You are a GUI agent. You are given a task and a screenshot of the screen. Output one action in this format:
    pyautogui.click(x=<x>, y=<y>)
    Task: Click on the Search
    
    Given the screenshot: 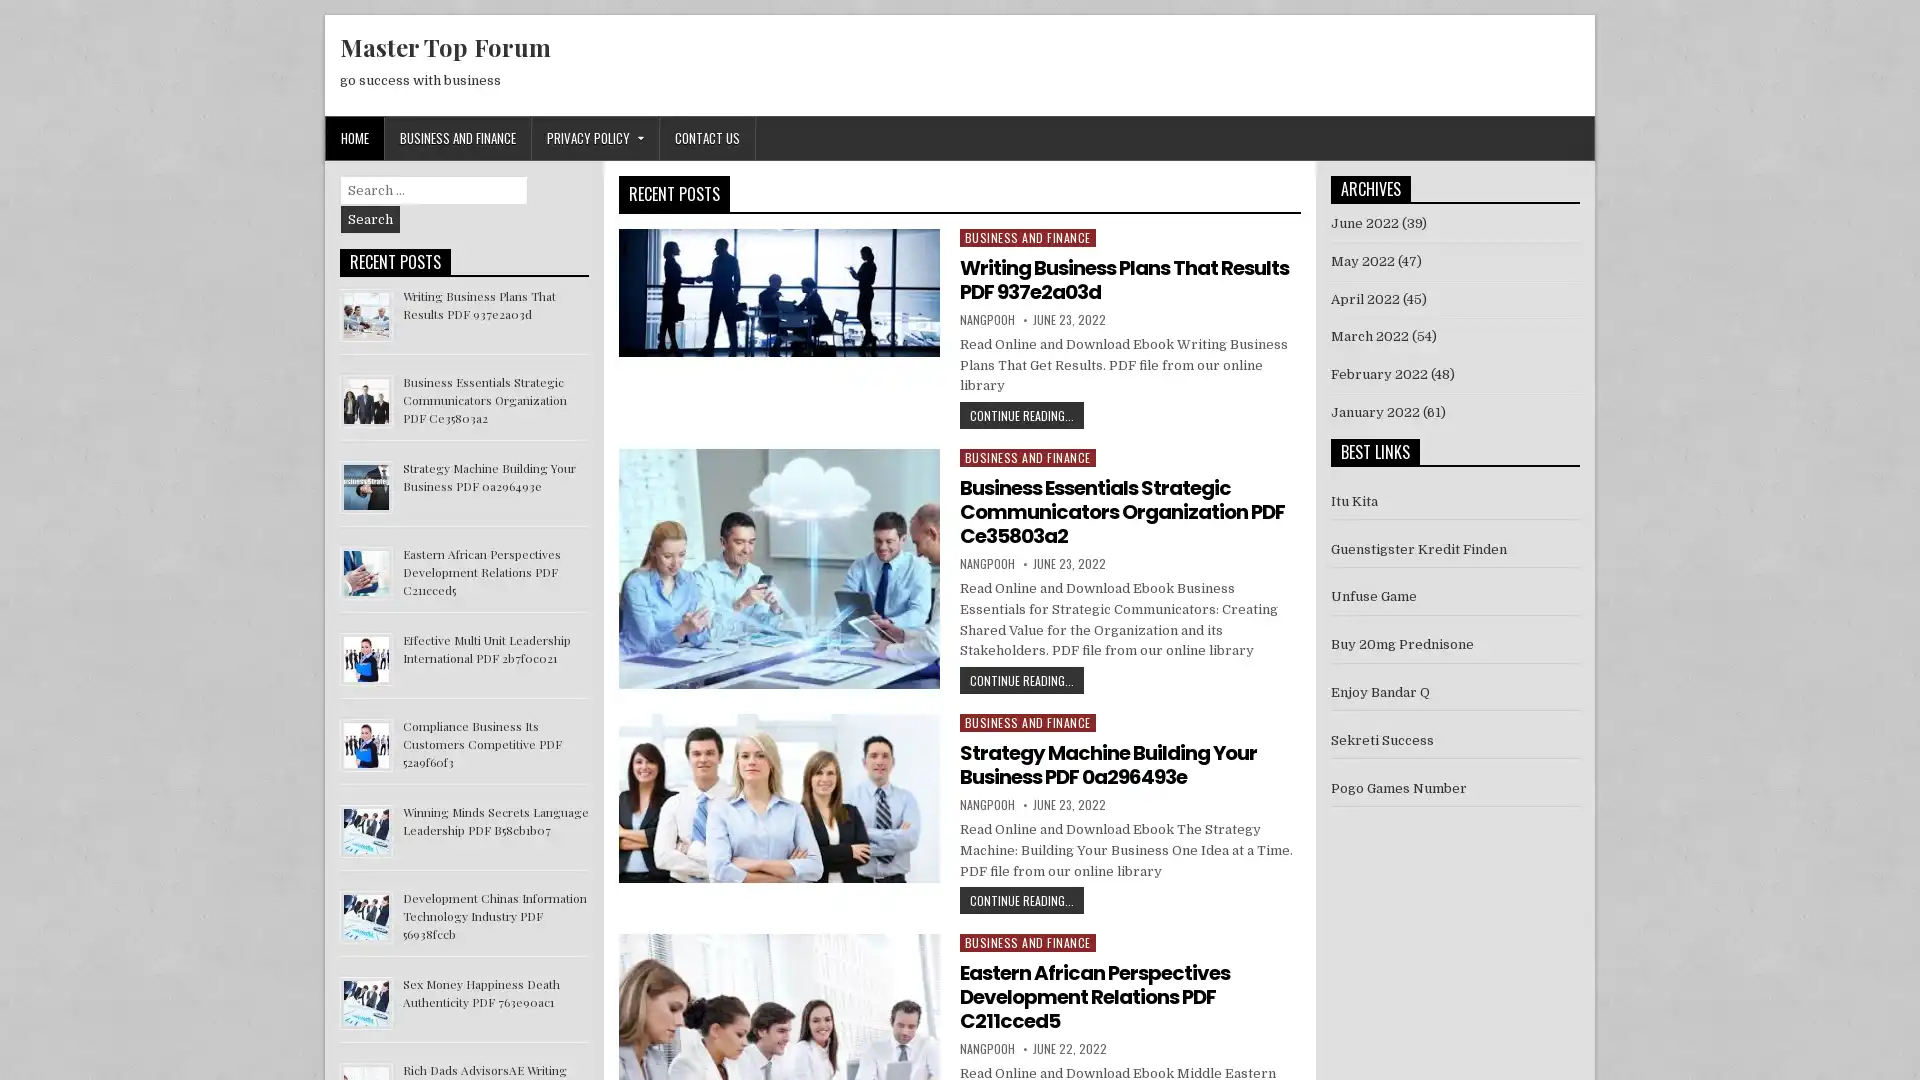 What is the action you would take?
    pyautogui.click(x=370, y=219)
    